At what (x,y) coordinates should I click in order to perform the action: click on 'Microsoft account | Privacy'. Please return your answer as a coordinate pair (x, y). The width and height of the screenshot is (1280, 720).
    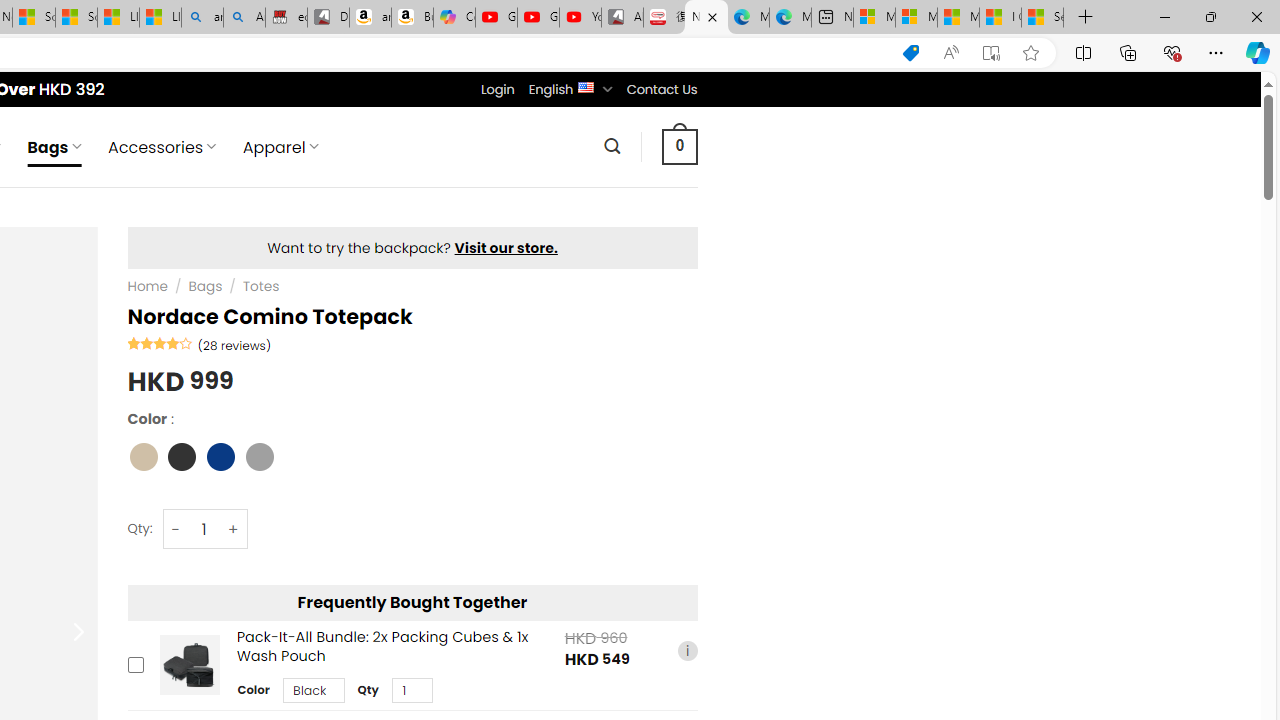
    Looking at the image, I should click on (915, 17).